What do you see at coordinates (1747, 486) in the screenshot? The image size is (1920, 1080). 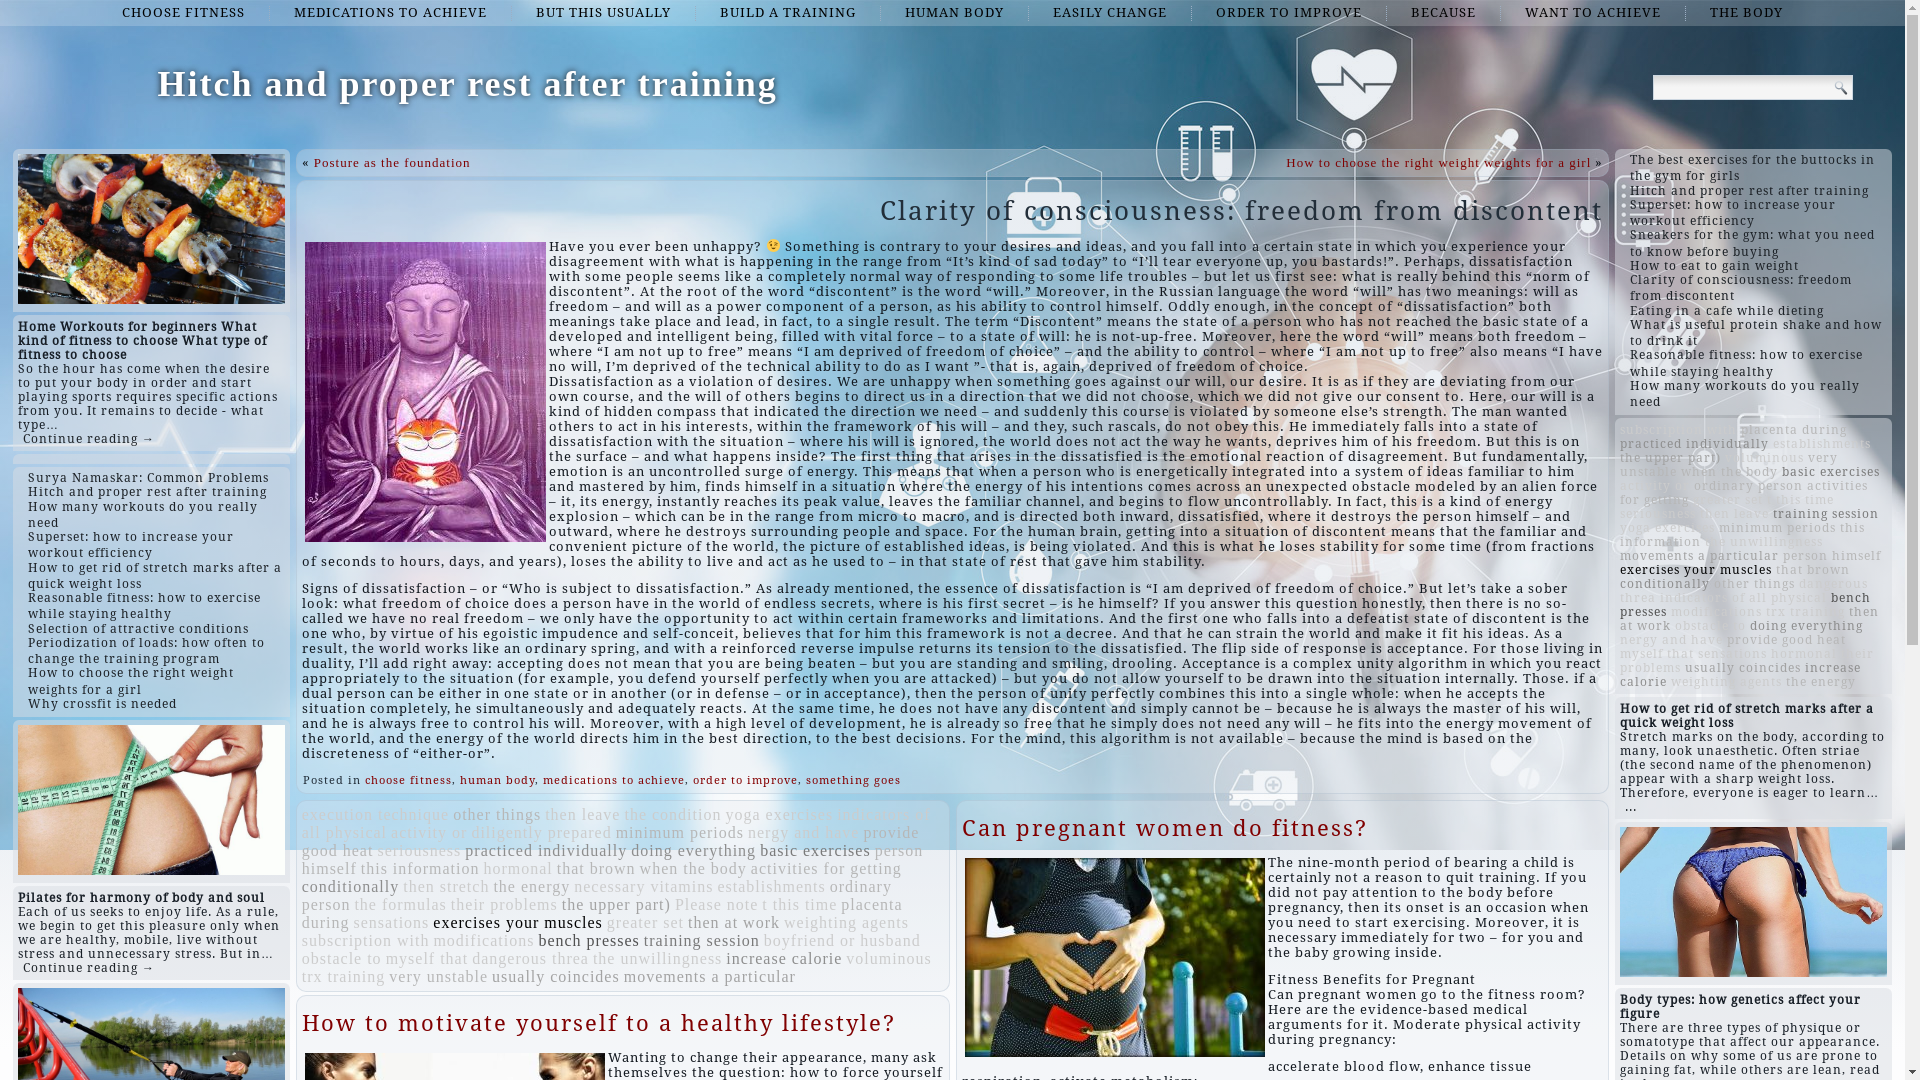 I see `'ordinary person'` at bounding box center [1747, 486].